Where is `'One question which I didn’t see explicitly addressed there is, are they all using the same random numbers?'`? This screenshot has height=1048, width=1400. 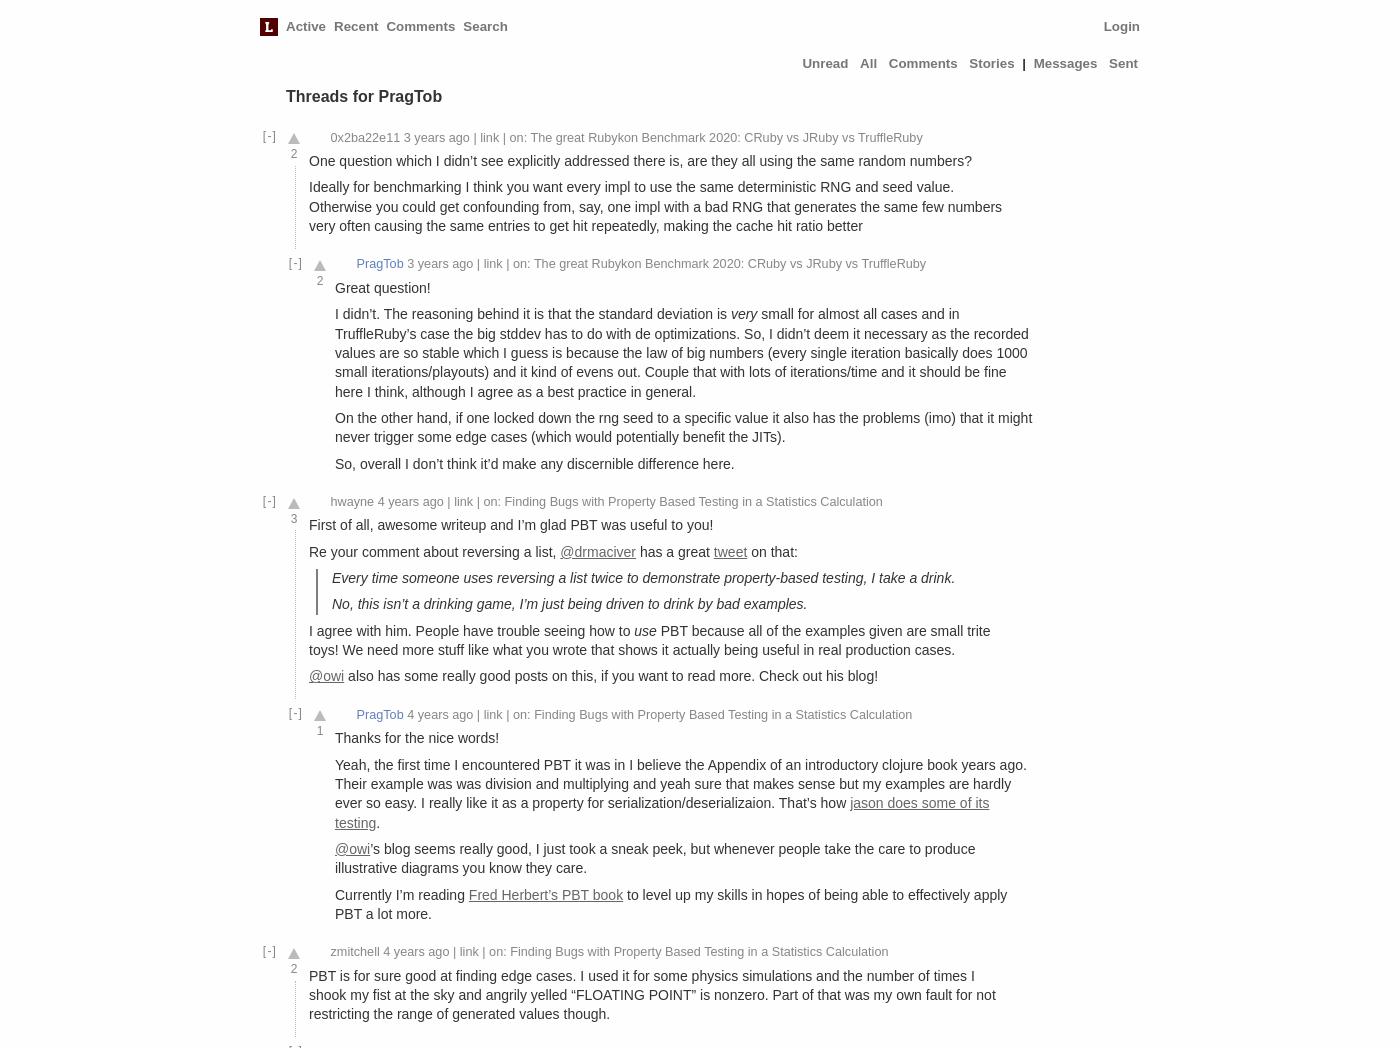 'One question which I didn’t see explicitly addressed there is, are they all using the same random numbers?' is located at coordinates (640, 160).